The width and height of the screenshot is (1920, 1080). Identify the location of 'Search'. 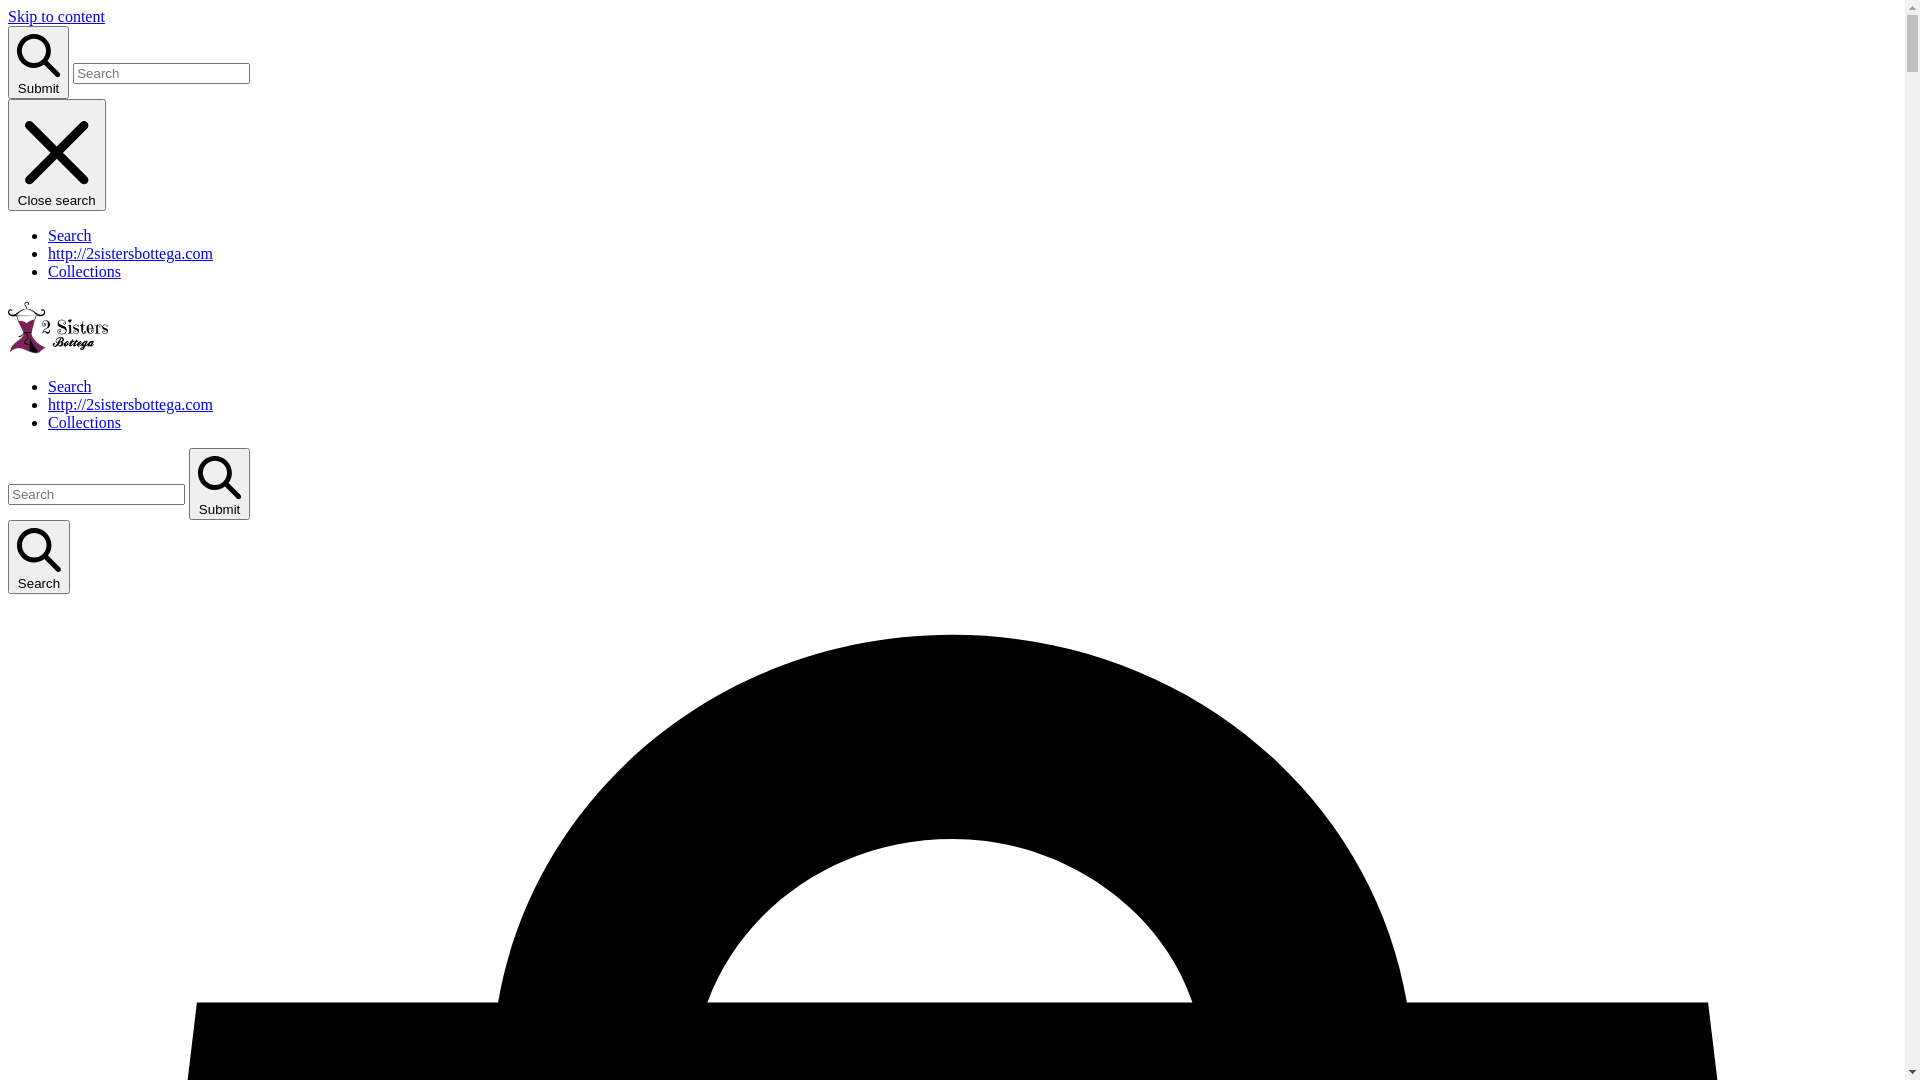
(70, 386).